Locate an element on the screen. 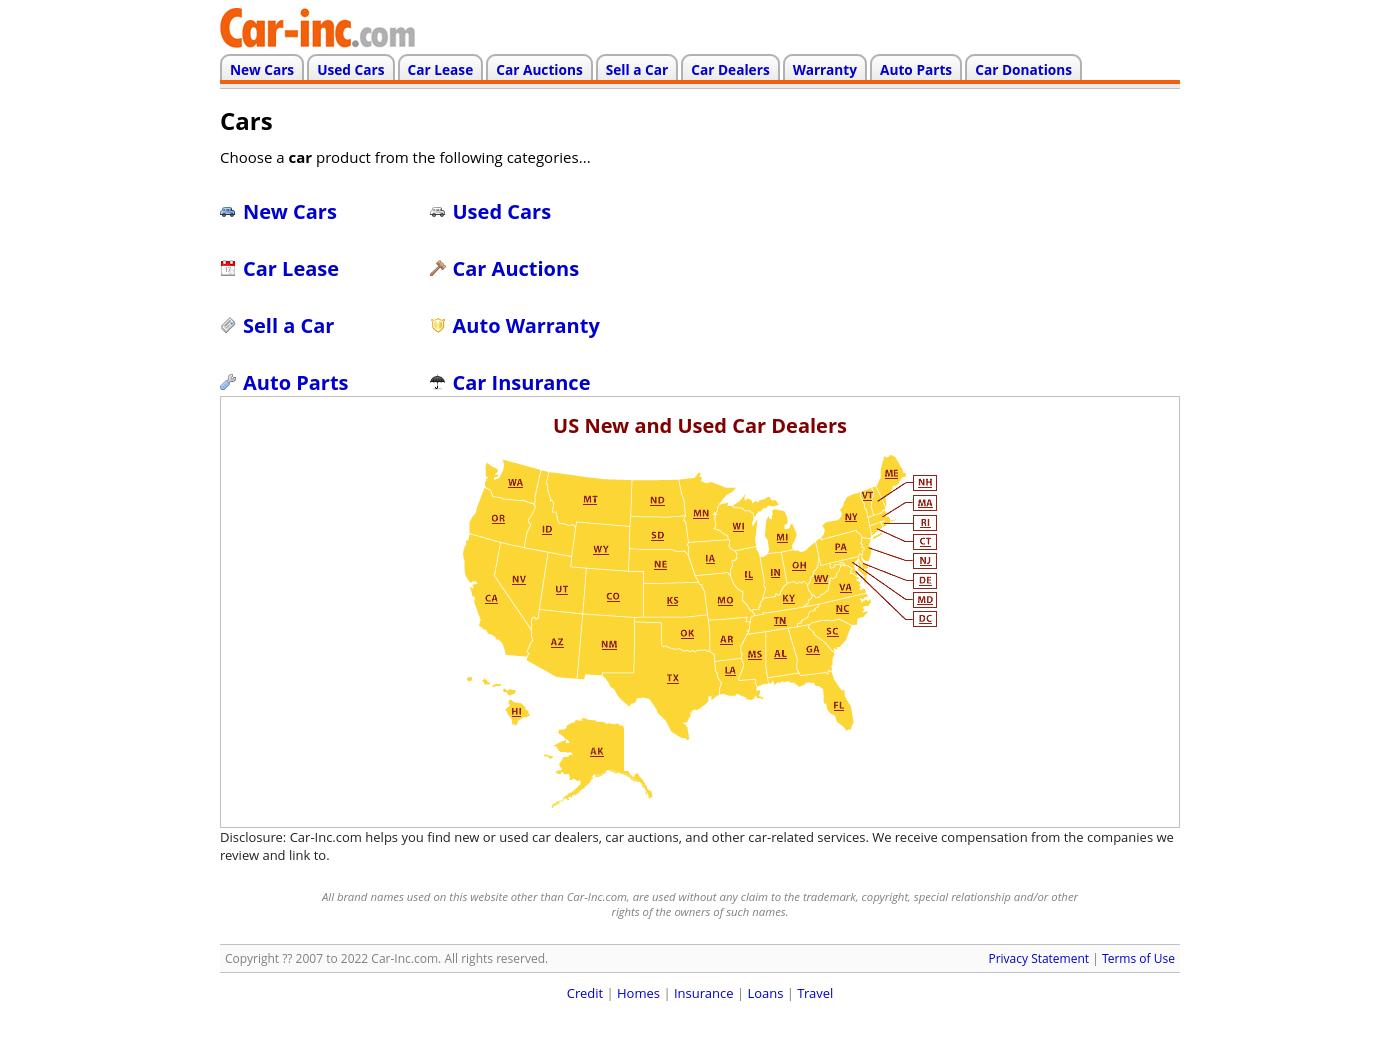  'Car Insurance' is located at coordinates (520, 382).